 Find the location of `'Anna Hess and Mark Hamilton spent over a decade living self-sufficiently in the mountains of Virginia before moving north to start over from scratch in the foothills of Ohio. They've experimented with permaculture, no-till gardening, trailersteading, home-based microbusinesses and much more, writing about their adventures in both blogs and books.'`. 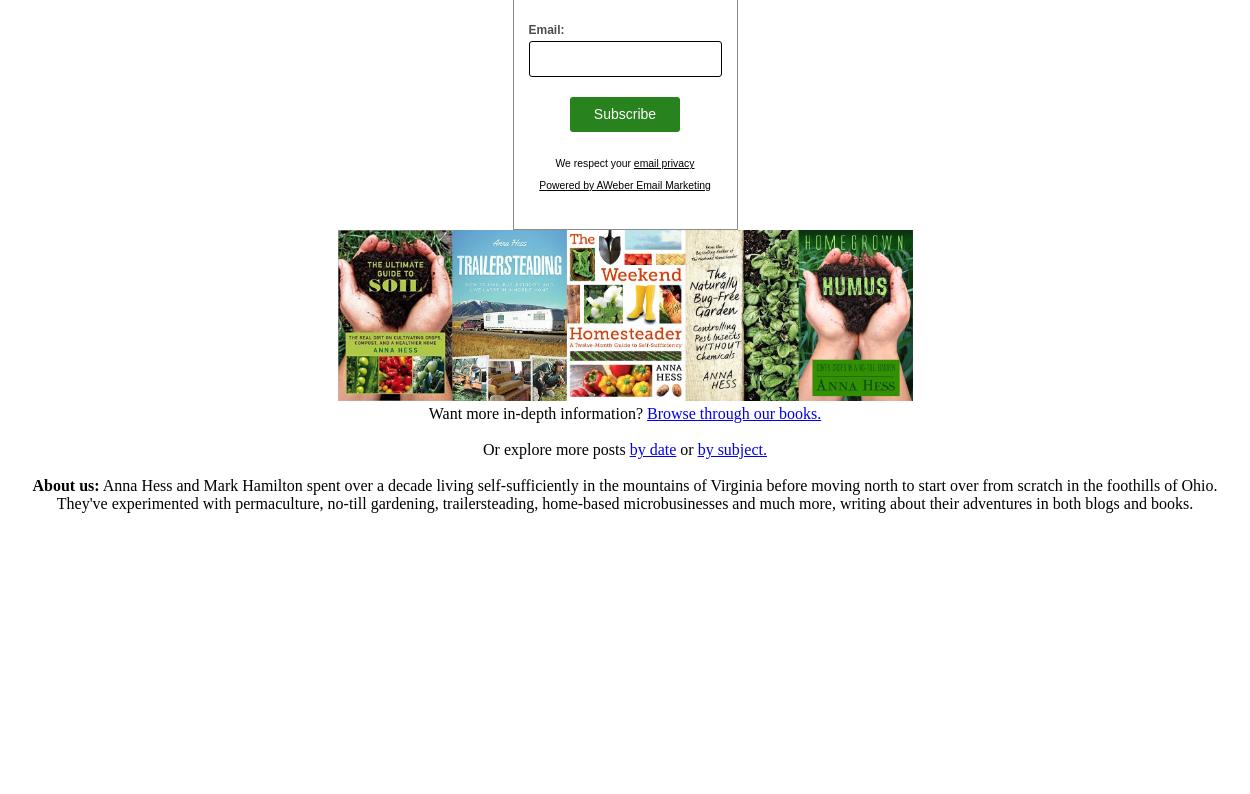

'Anna Hess and Mark Hamilton spent over a decade living self-sufficiently in the mountains of Virginia before moving north to start over from scratch in the foothills of Ohio. They've experimented with permaculture, no-till gardening, trailersteading, home-based microbusinesses and much more, writing about their adventures in both blogs and books.' is located at coordinates (636, 492).